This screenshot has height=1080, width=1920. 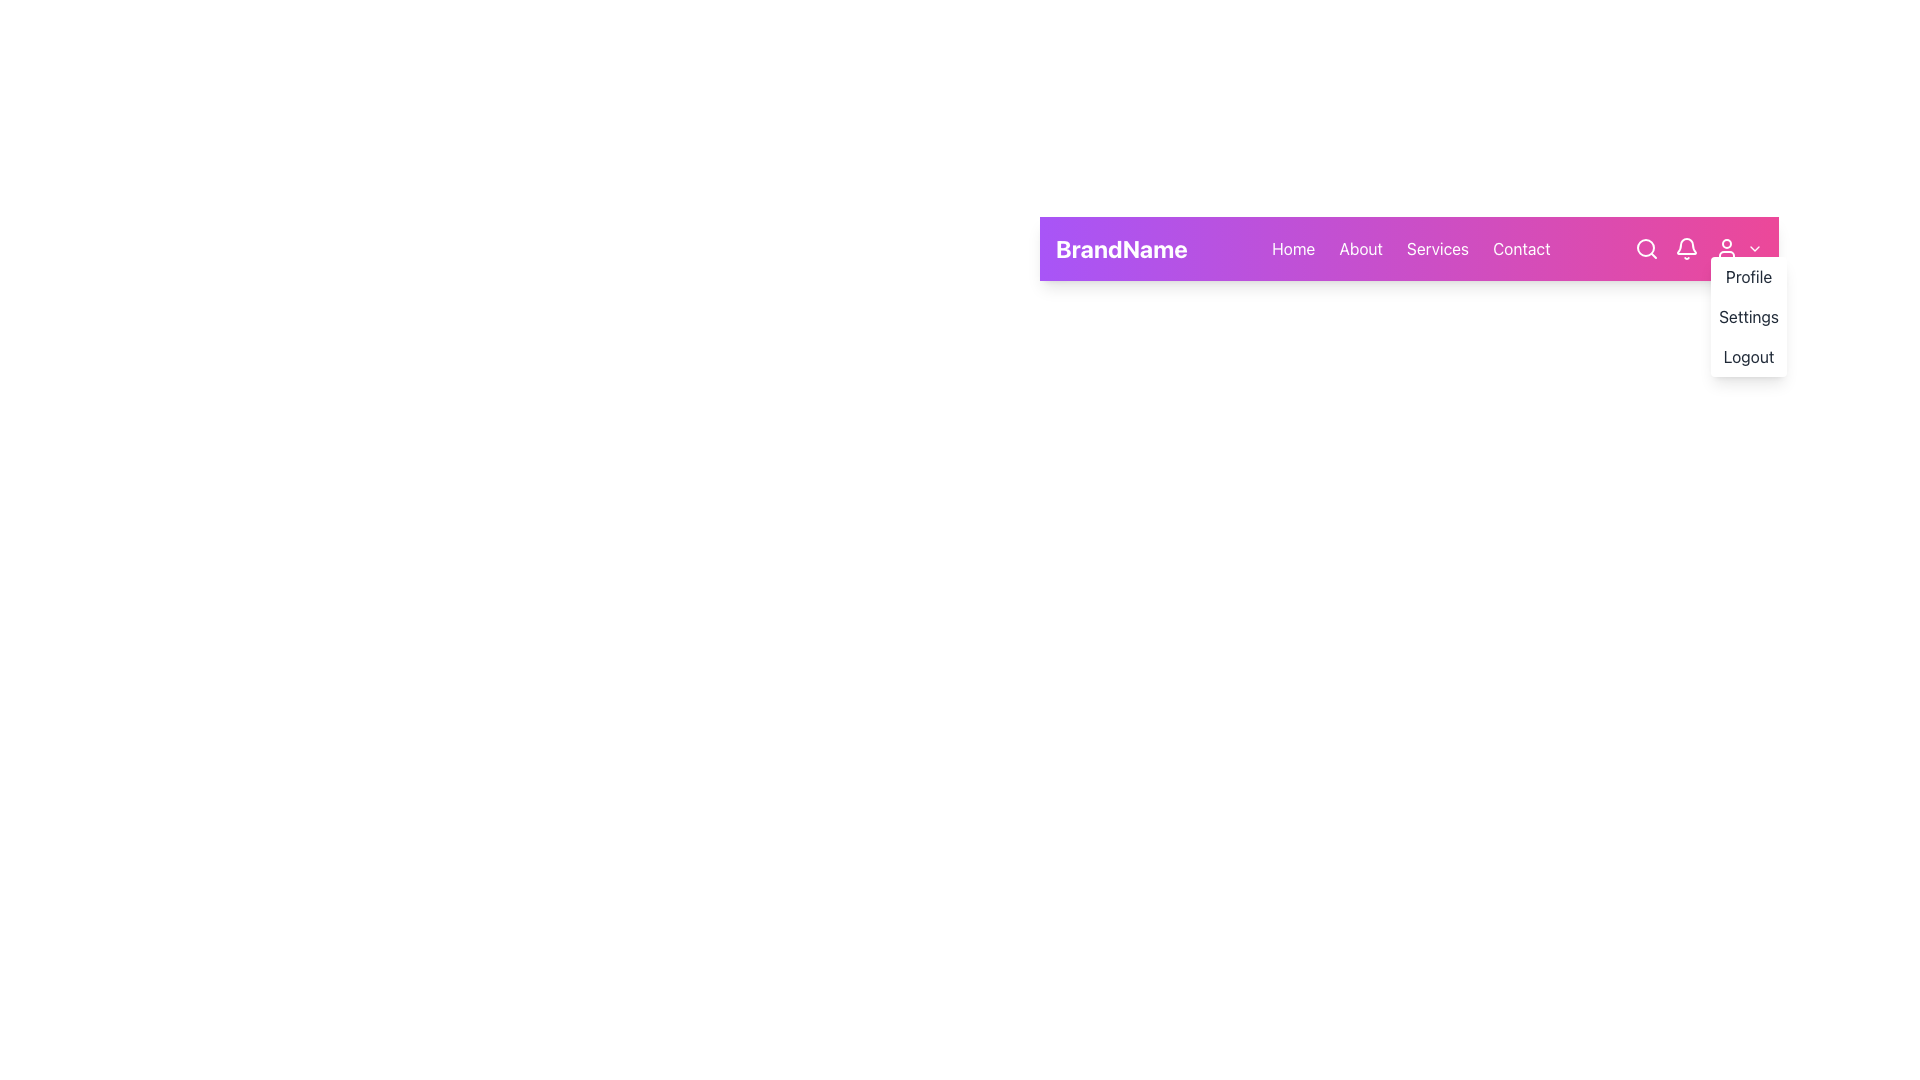 I want to click on the third clickable item in the horizontal navigation bar, which is the hyperlink that redirects to the 'Services' section, so click(x=1437, y=248).